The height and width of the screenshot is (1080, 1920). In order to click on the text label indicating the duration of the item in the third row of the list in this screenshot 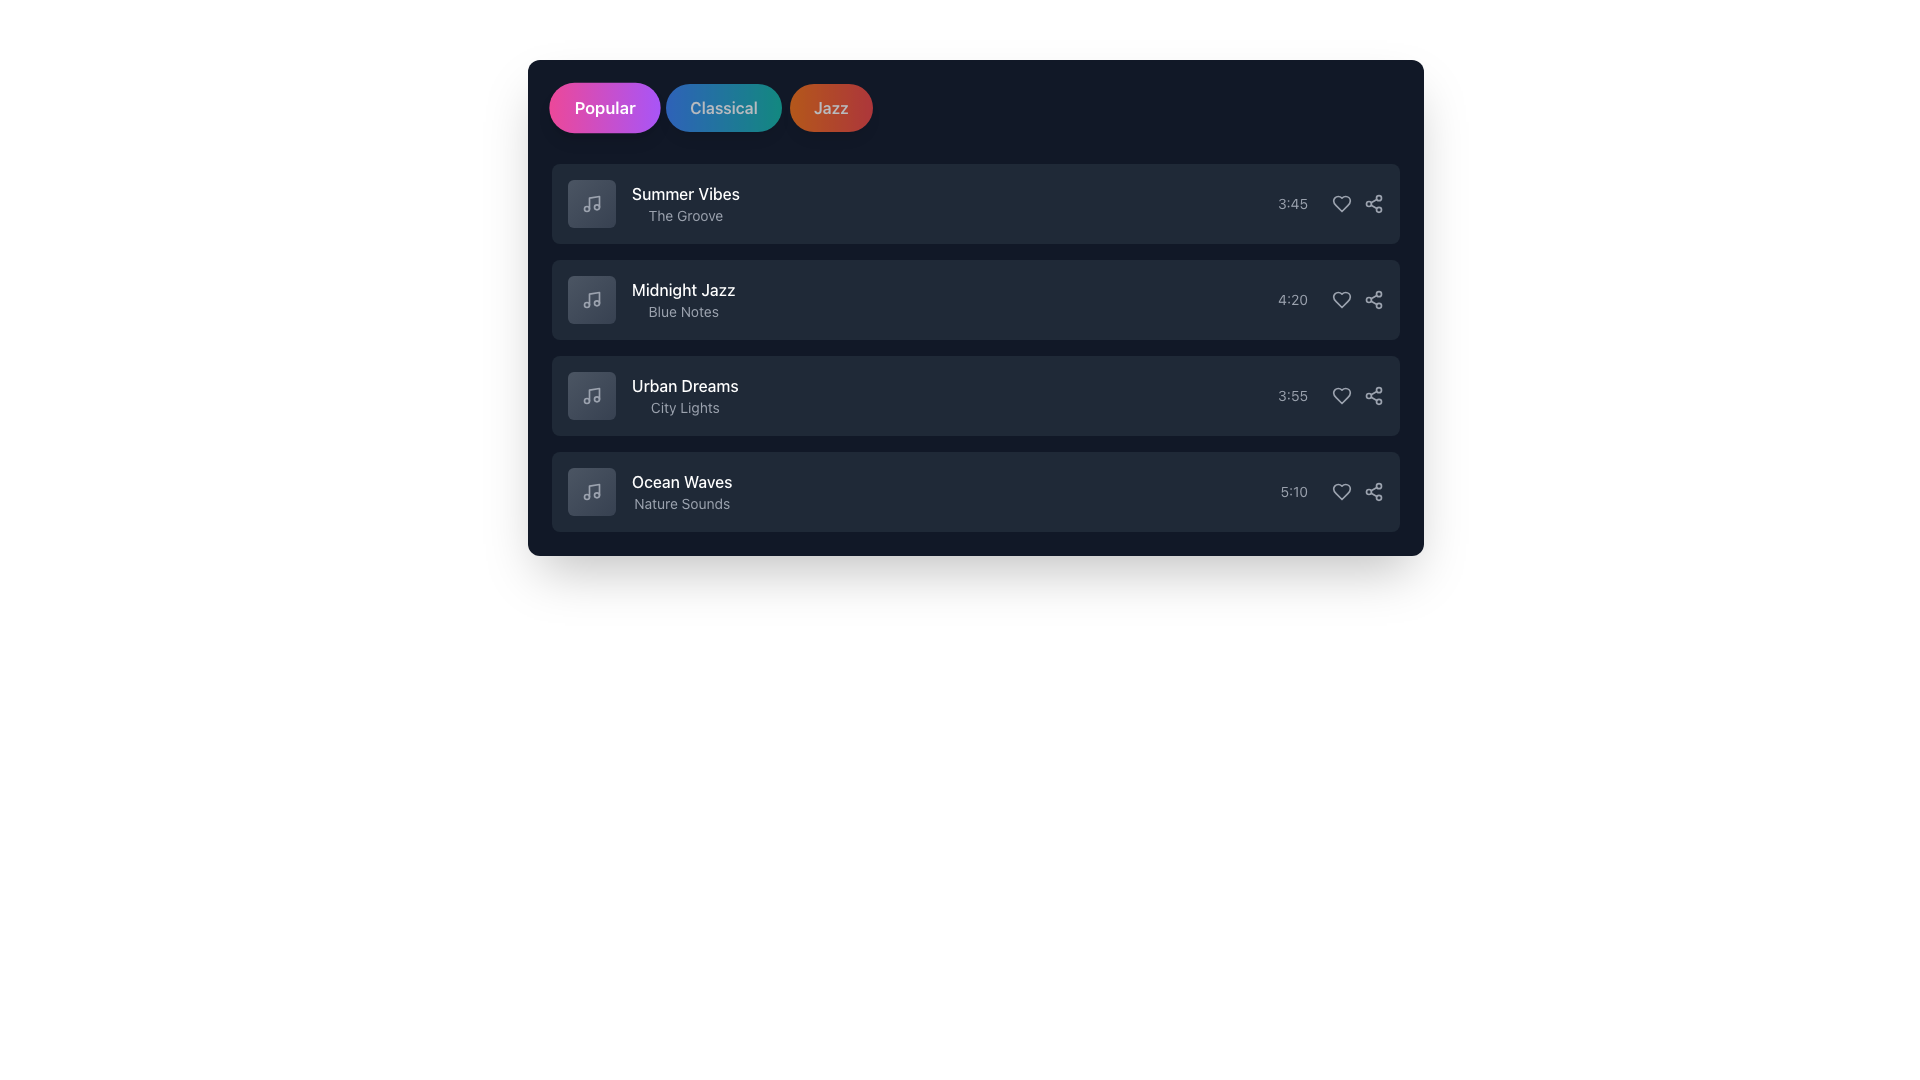, I will do `click(1293, 396)`.